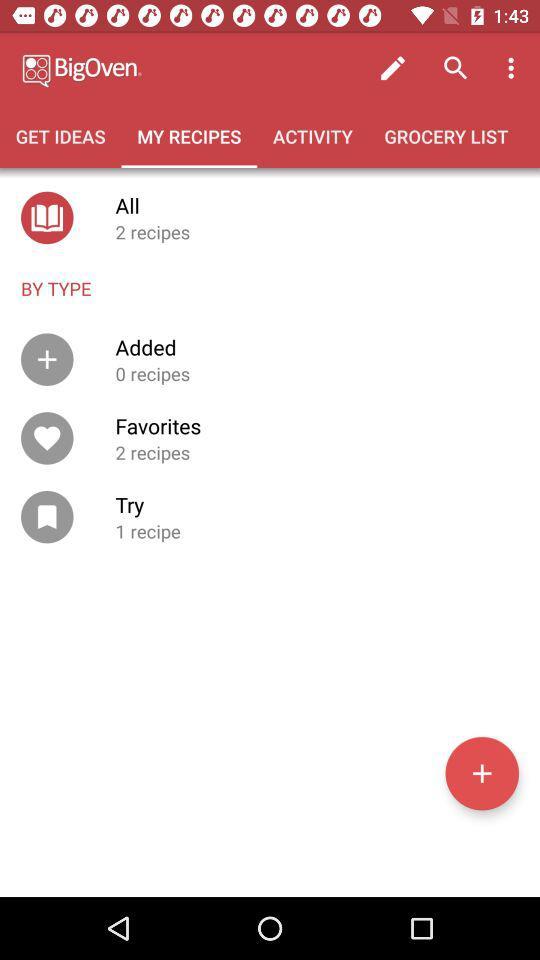 The image size is (540, 960). I want to click on a new recipe, so click(481, 772).